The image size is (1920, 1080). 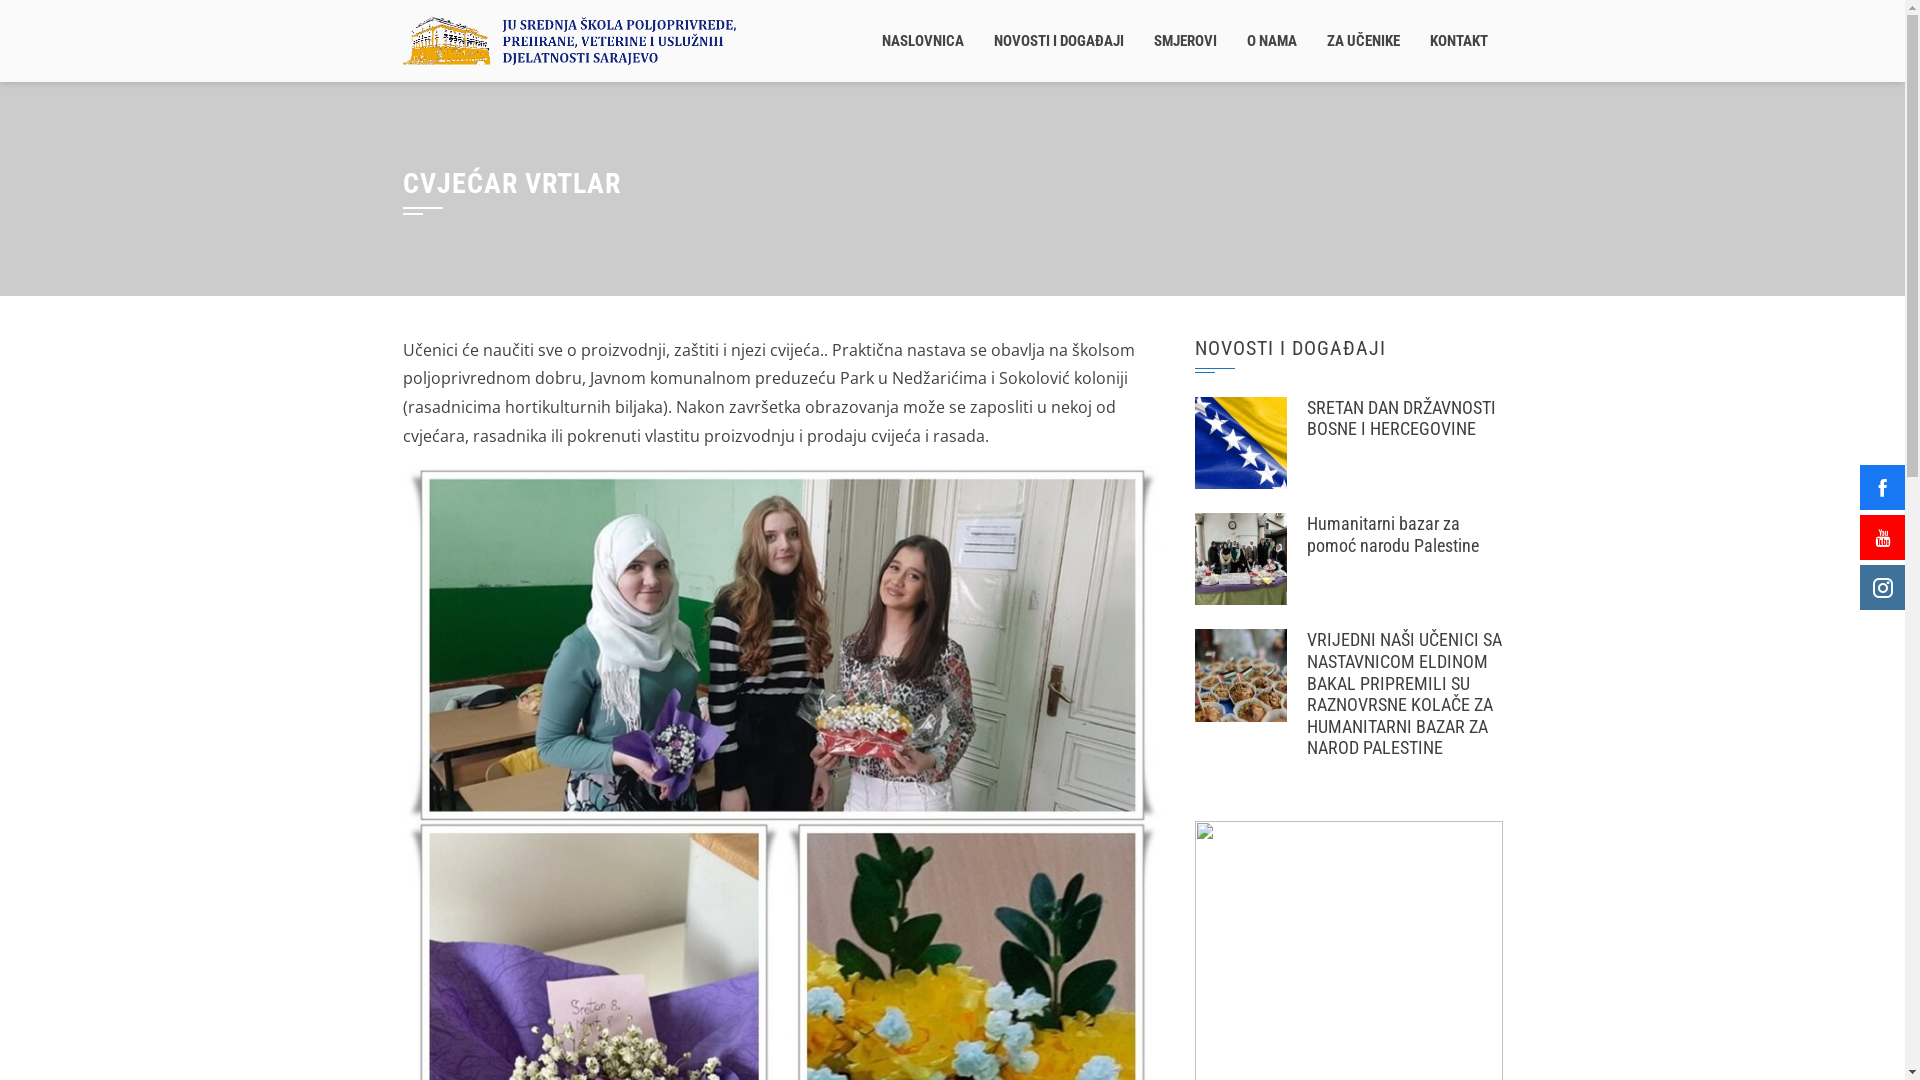 What do you see at coordinates (1137, 41) in the screenshot?
I see `'SMJEROVI'` at bounding box center [1137, 41].